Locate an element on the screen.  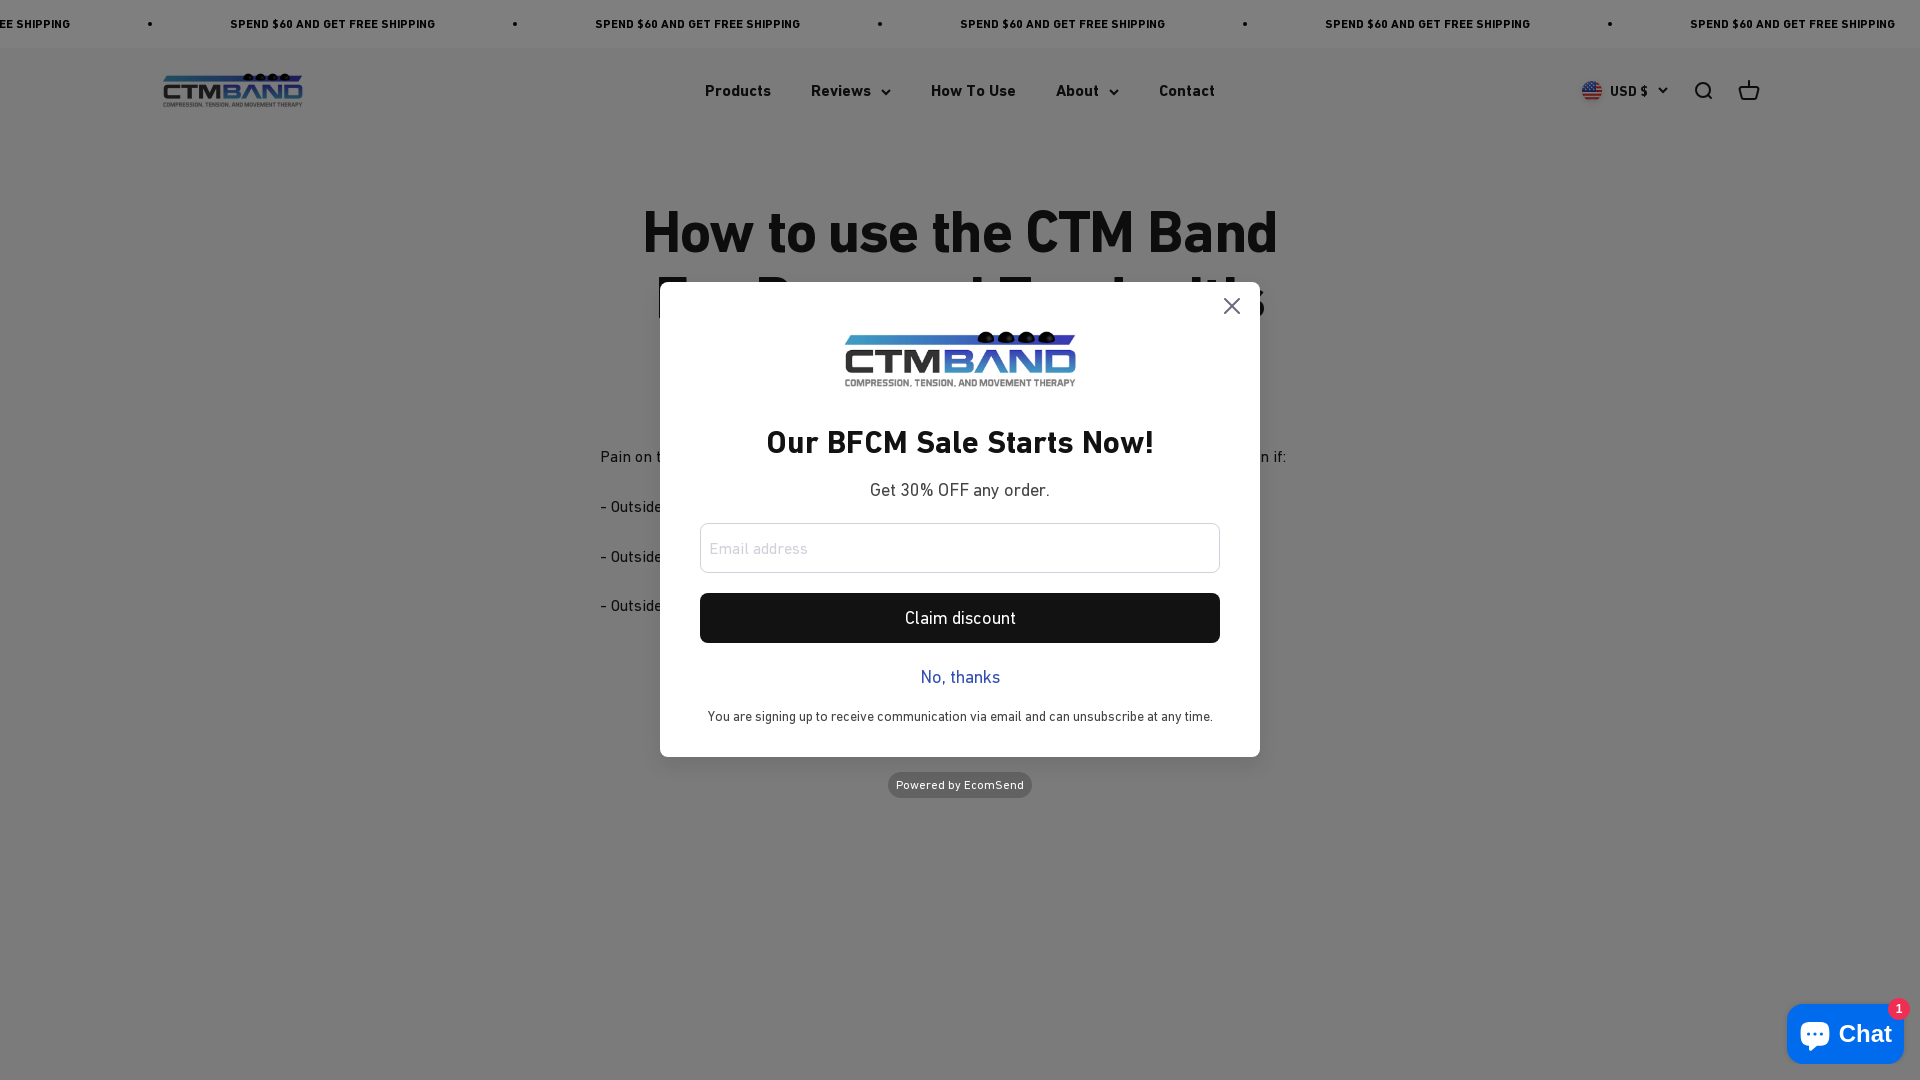
'Shopify online store chat' is located at coordinates (1844, 1029).